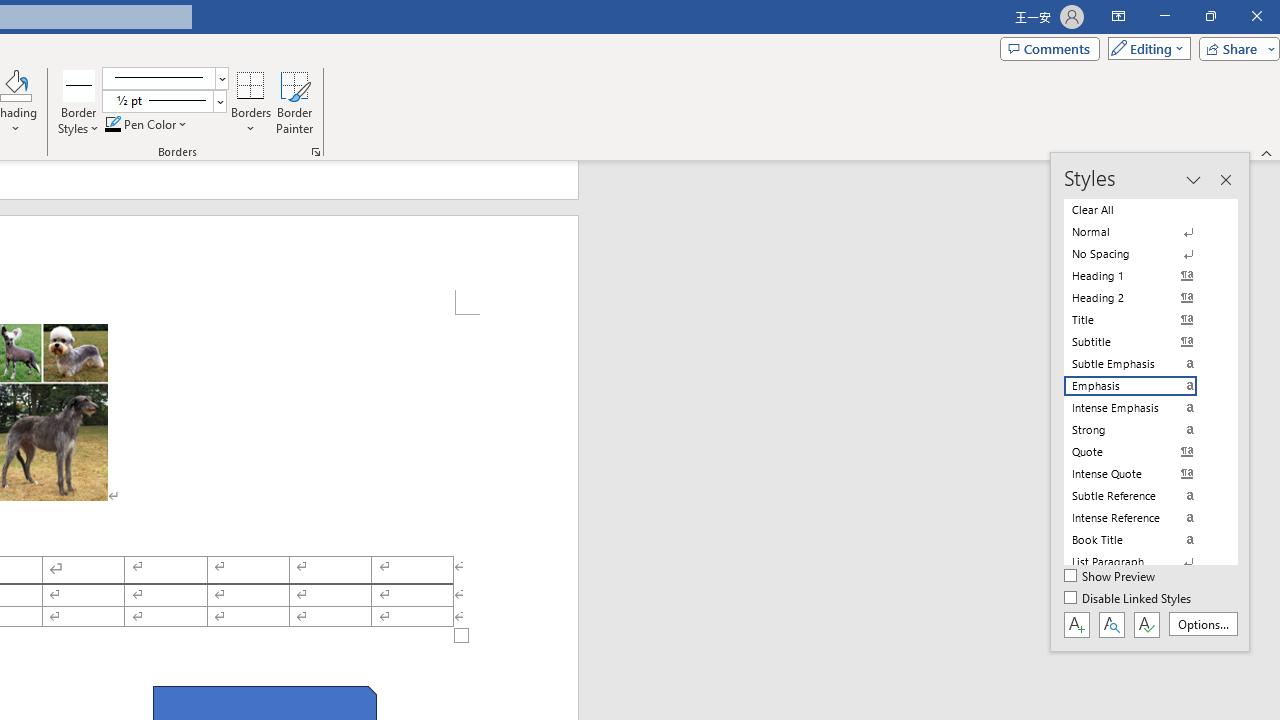 The image size is (1280, 720). Describe the element at coordinates (165, 77) in the screenshot. I see `'Pen Style'` at that location.